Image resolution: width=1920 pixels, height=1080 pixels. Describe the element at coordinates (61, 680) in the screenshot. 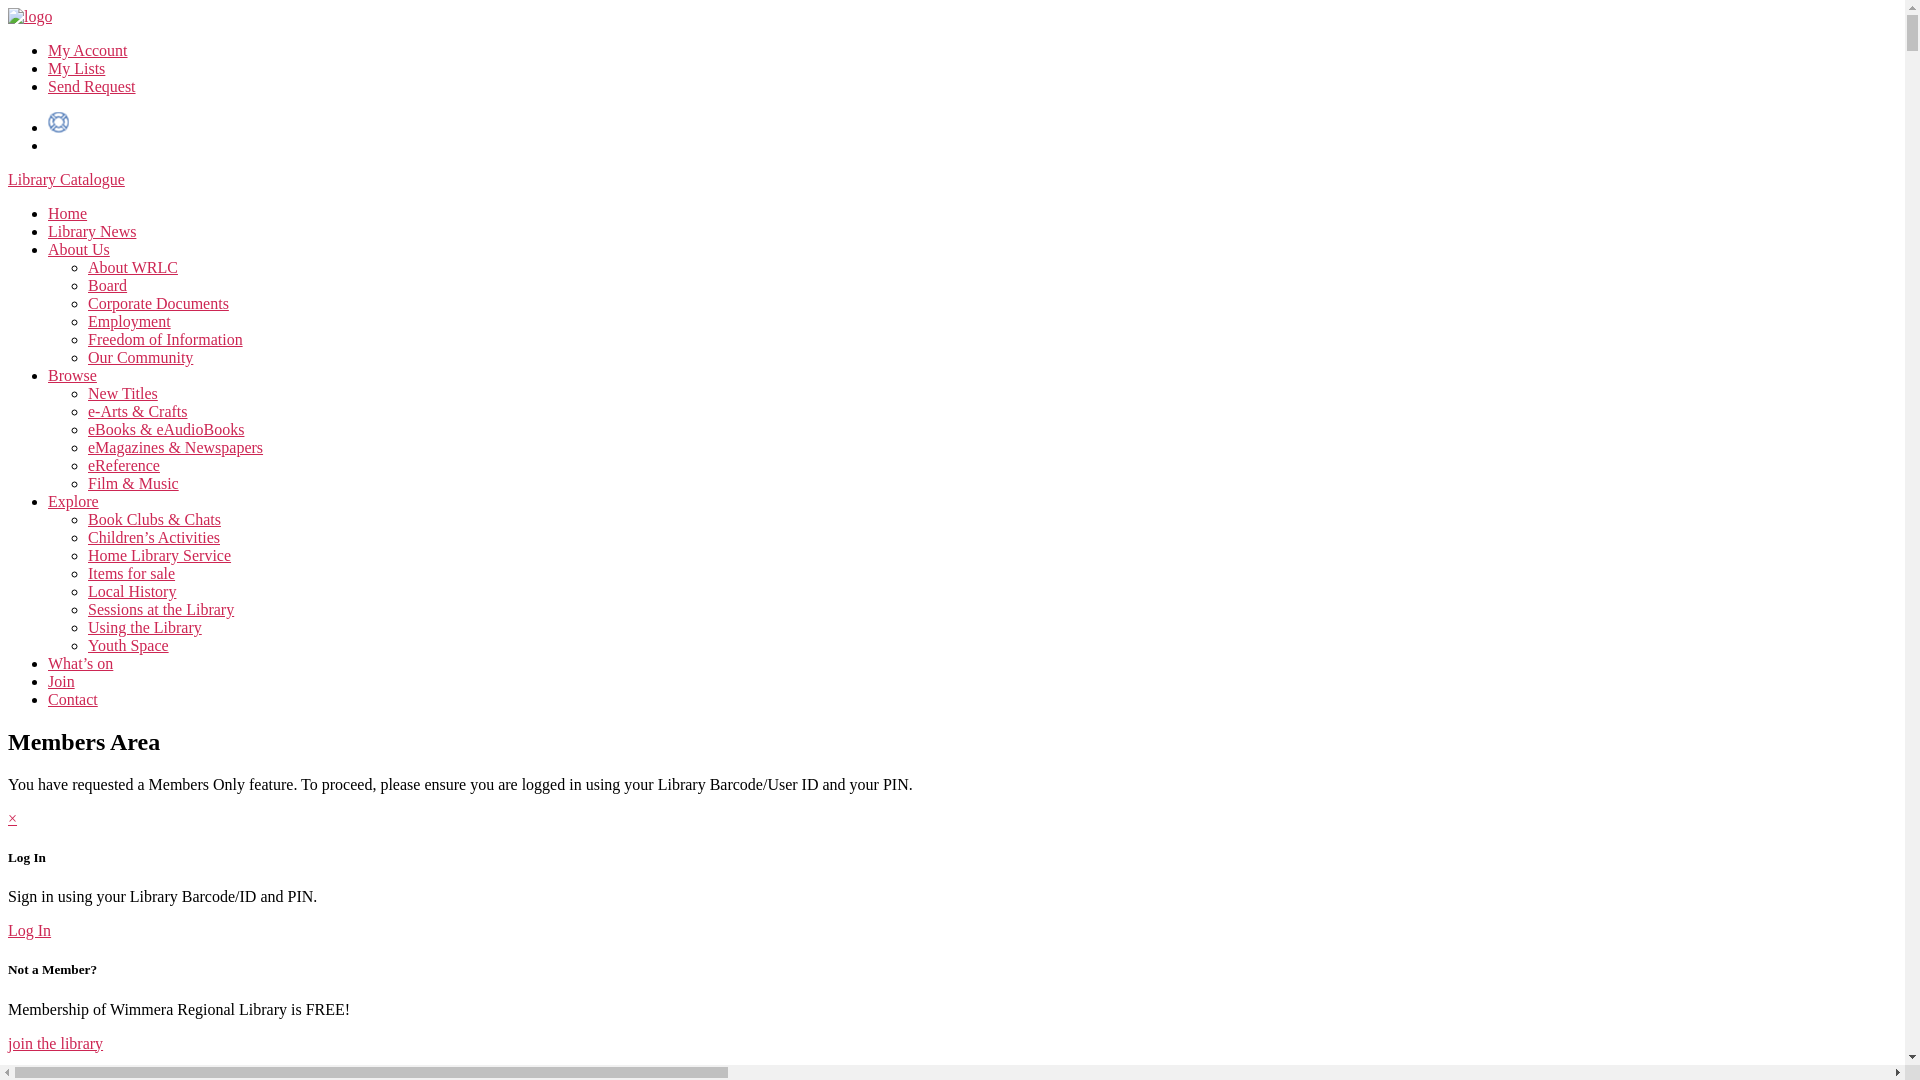

I see `'Join'` at that location.